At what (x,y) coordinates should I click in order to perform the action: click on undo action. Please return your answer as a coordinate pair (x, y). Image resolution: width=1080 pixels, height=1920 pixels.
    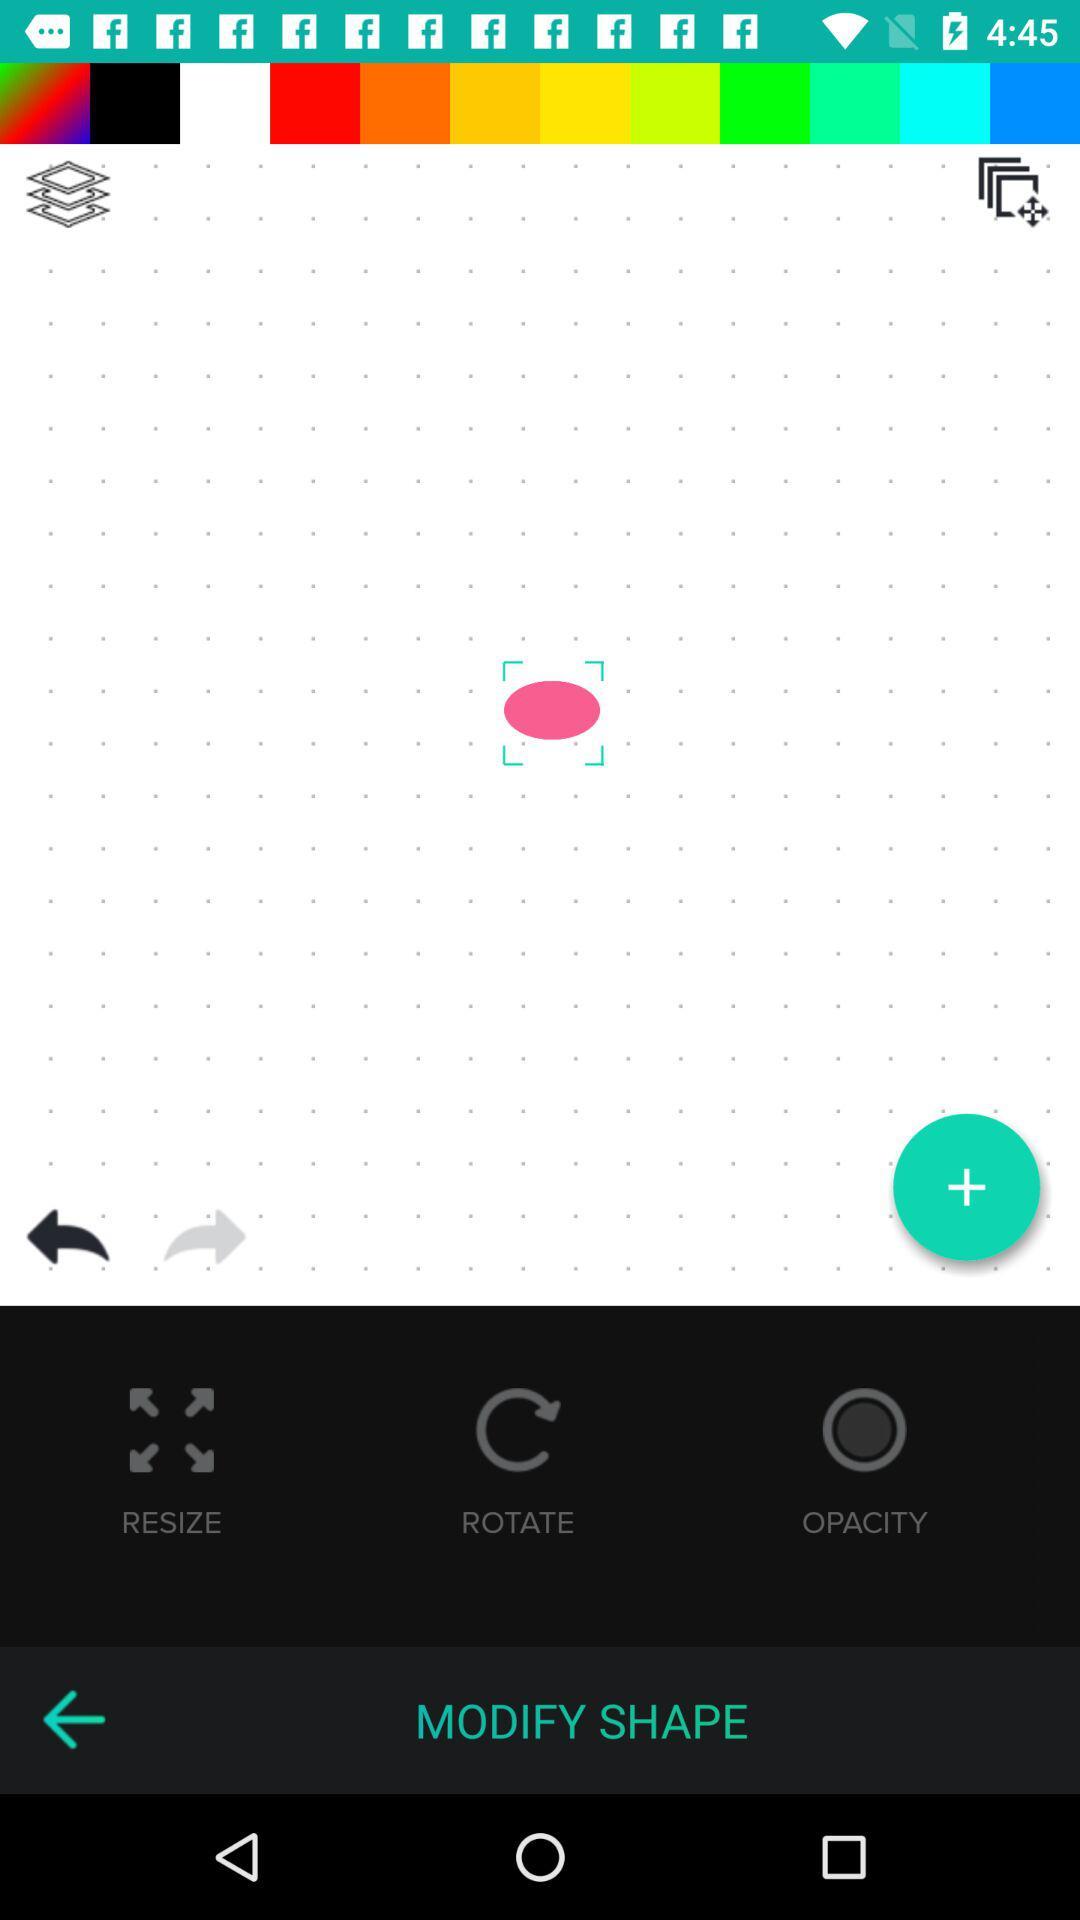
    Looking at the image, I should click on (67, 1236).